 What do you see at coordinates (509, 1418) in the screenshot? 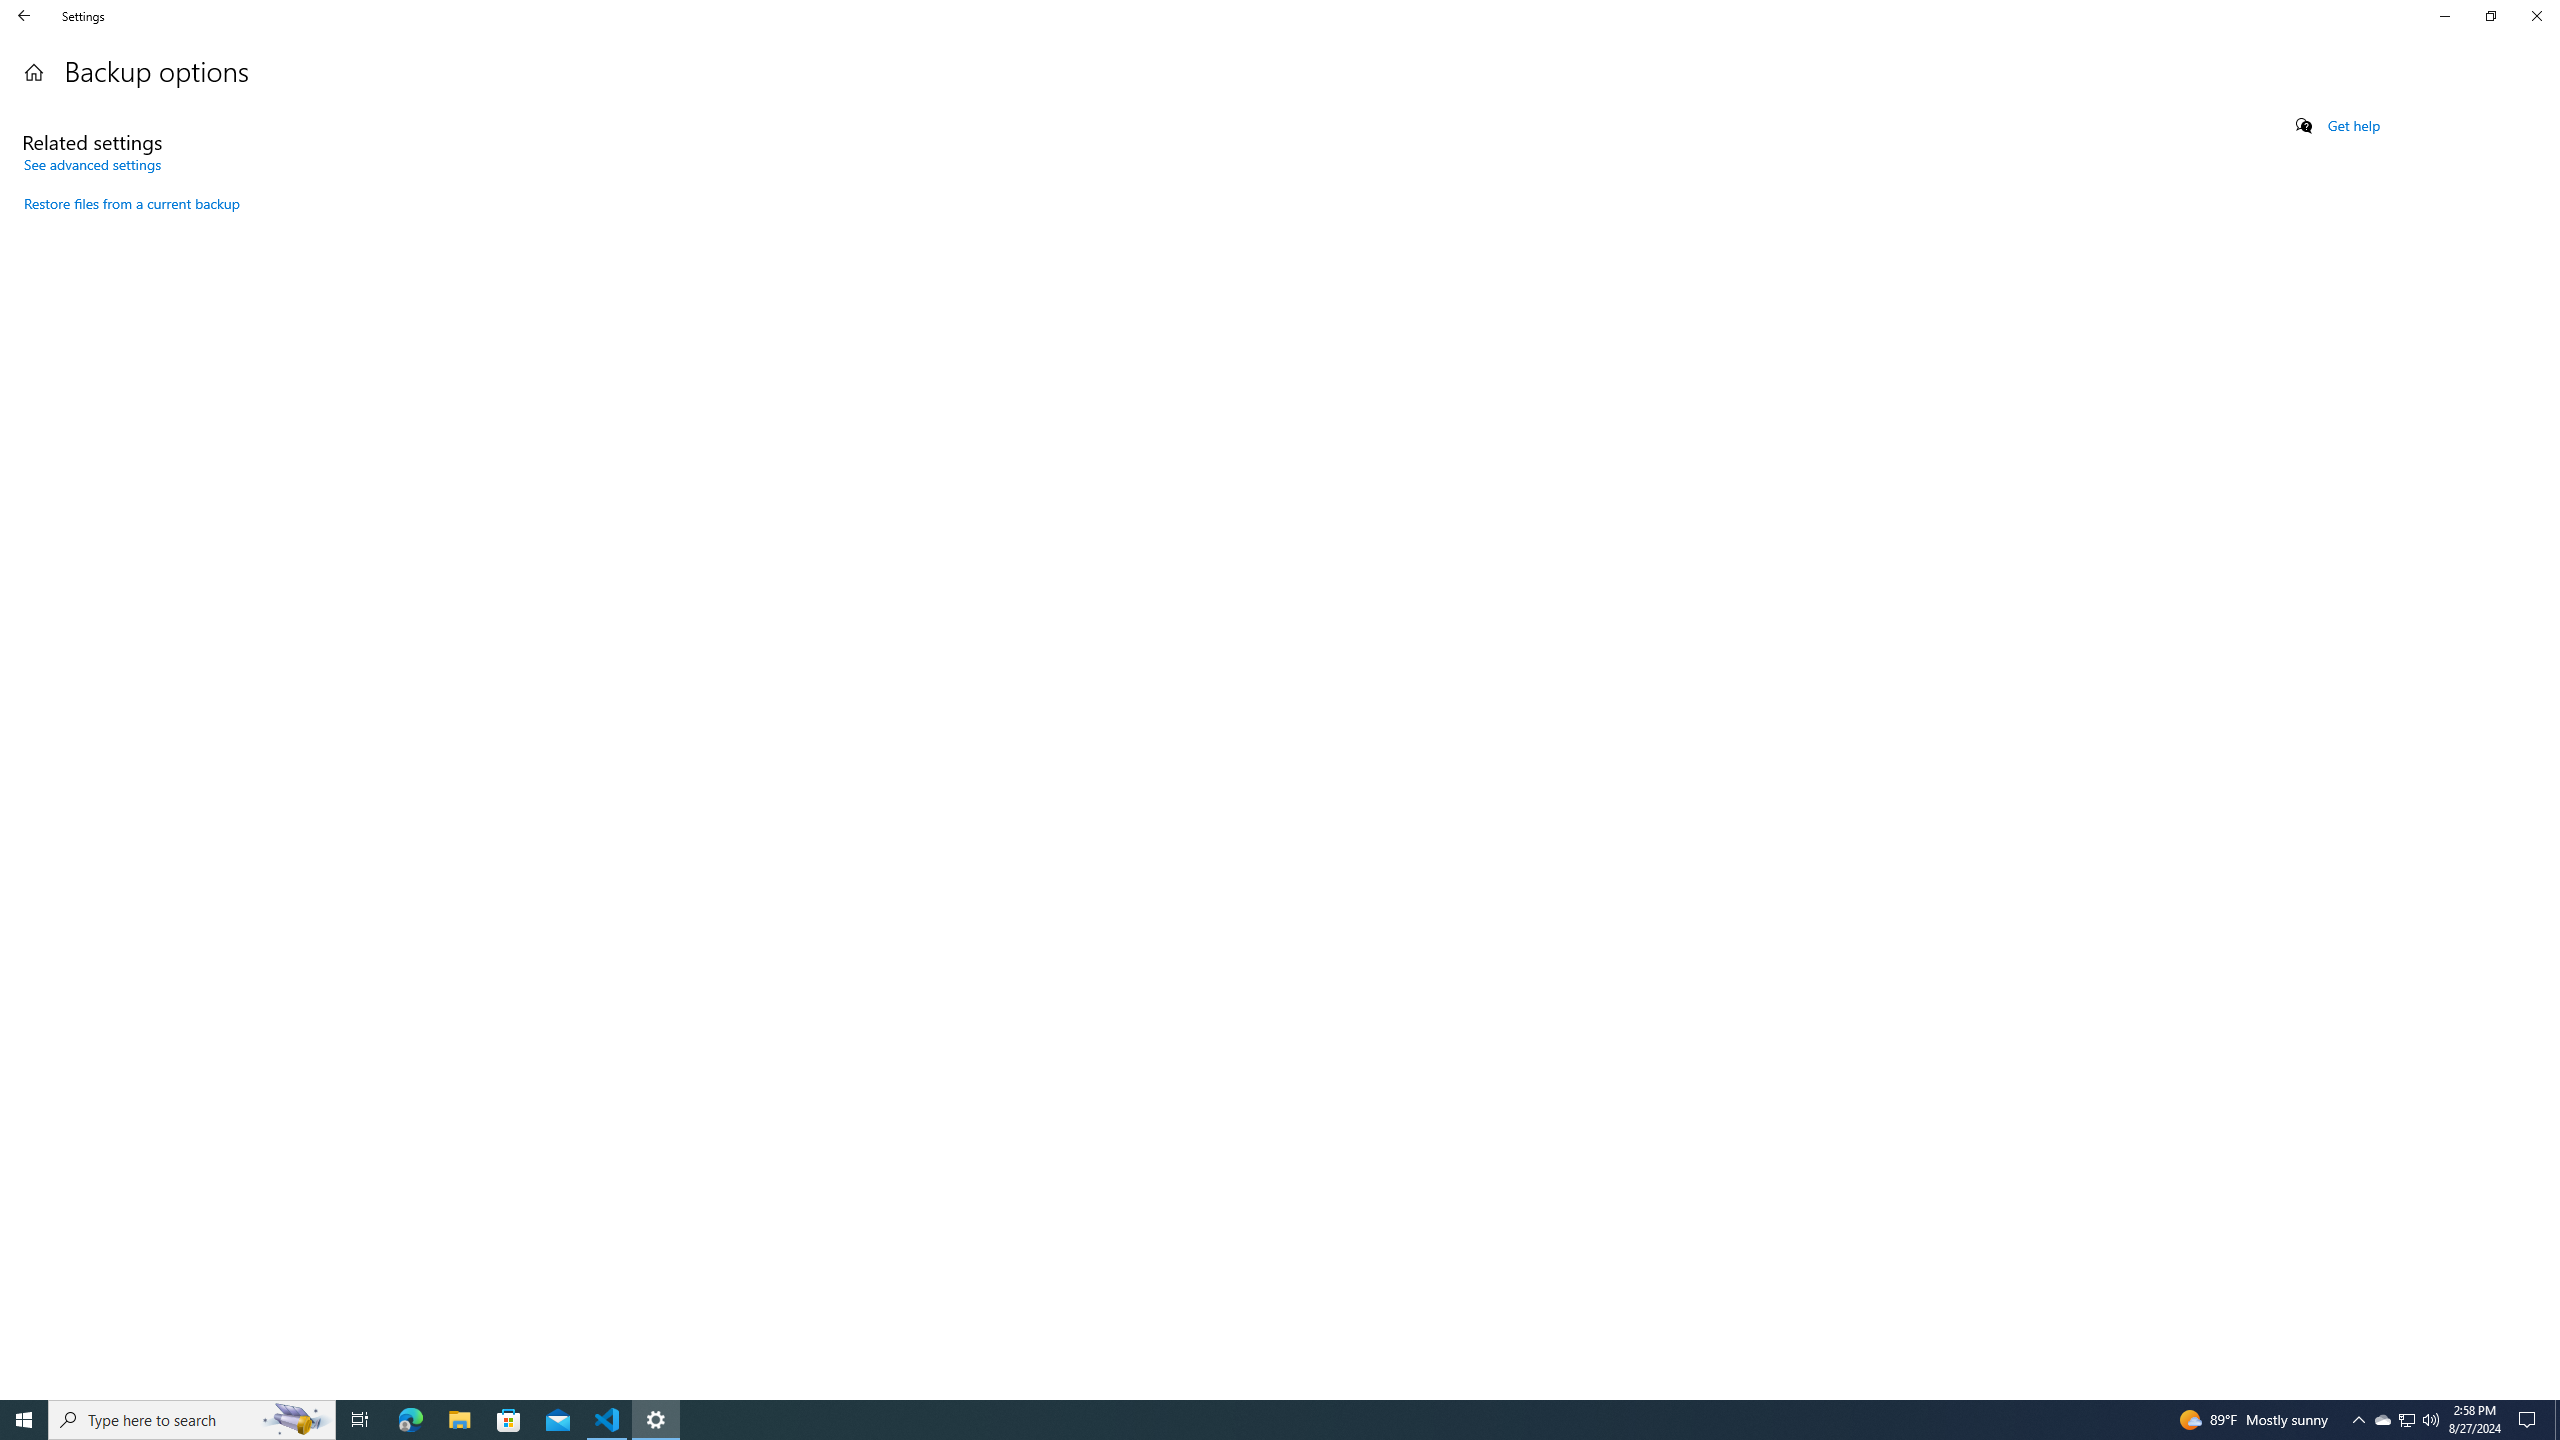
I see `'Microsoft Store'` at bounding box center [509, 1418].